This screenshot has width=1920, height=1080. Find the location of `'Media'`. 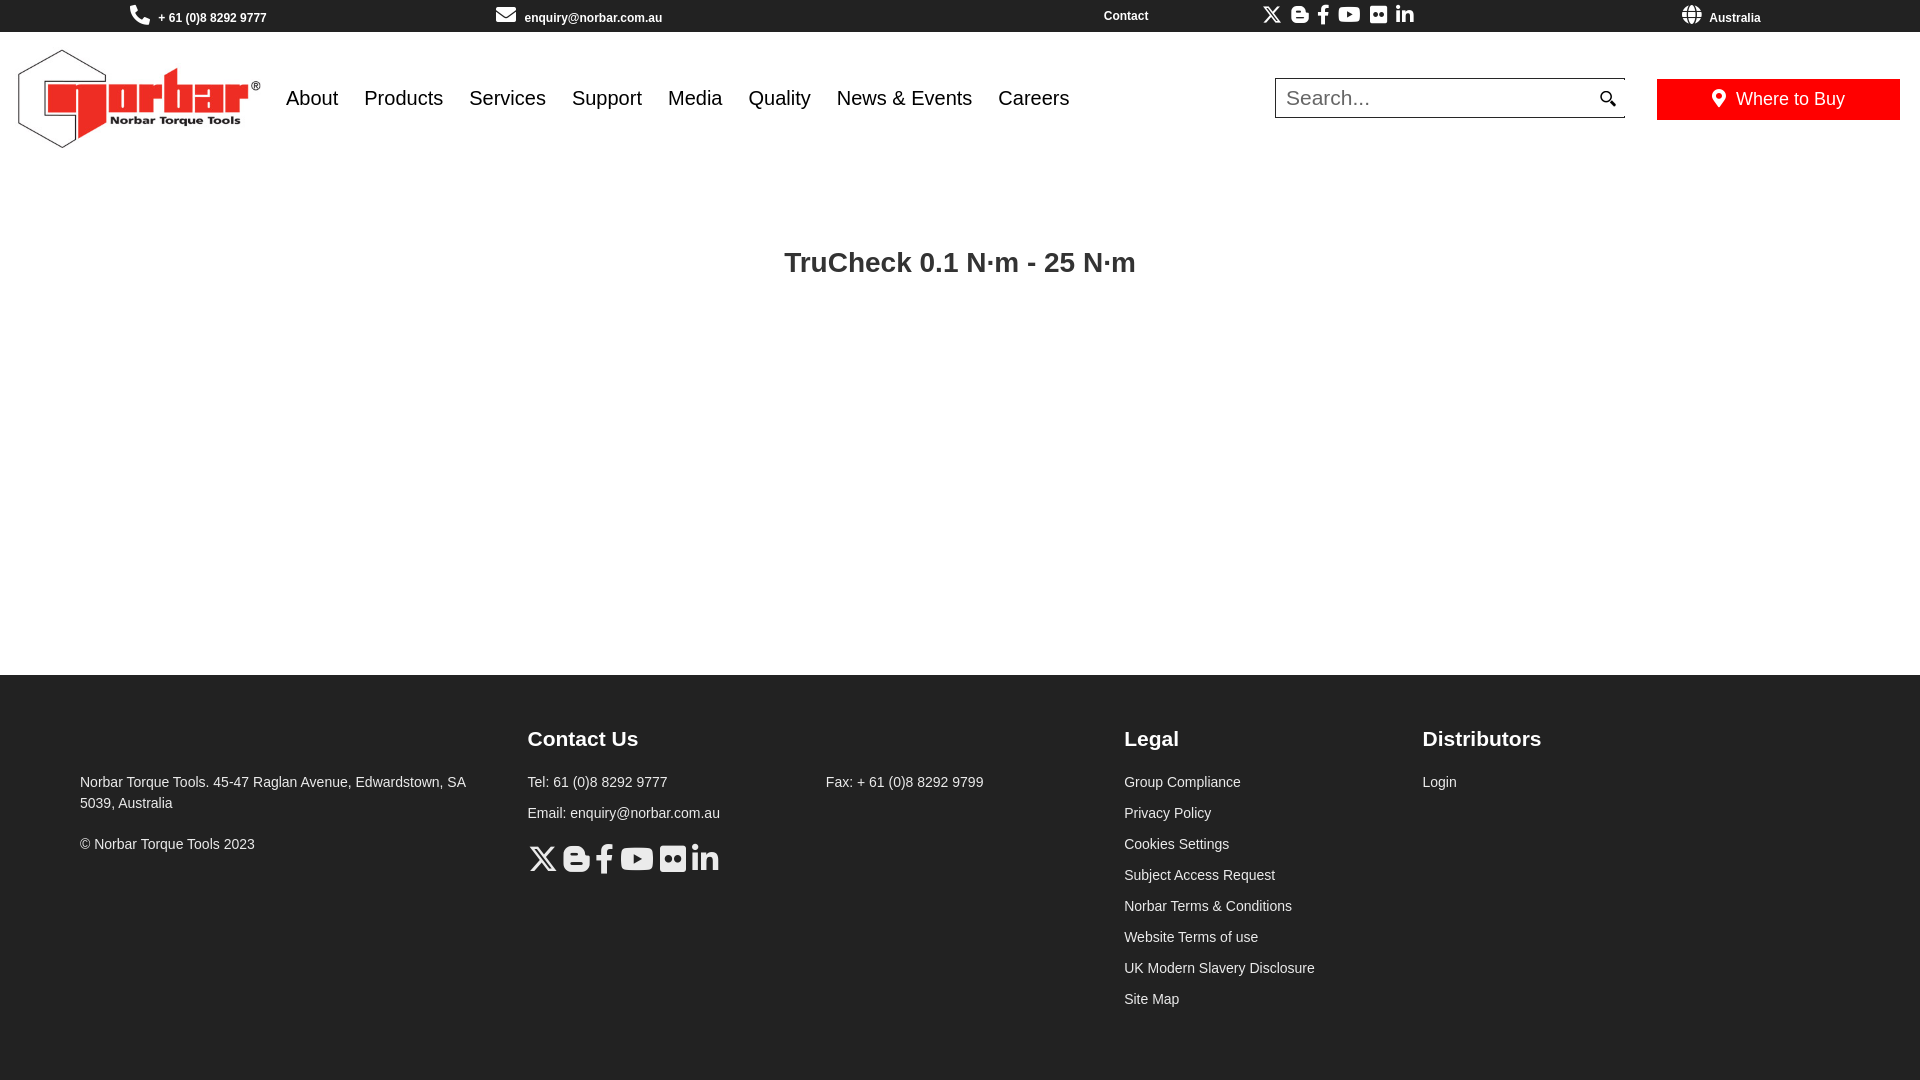

'Media' is located at coordinates (654, 98).